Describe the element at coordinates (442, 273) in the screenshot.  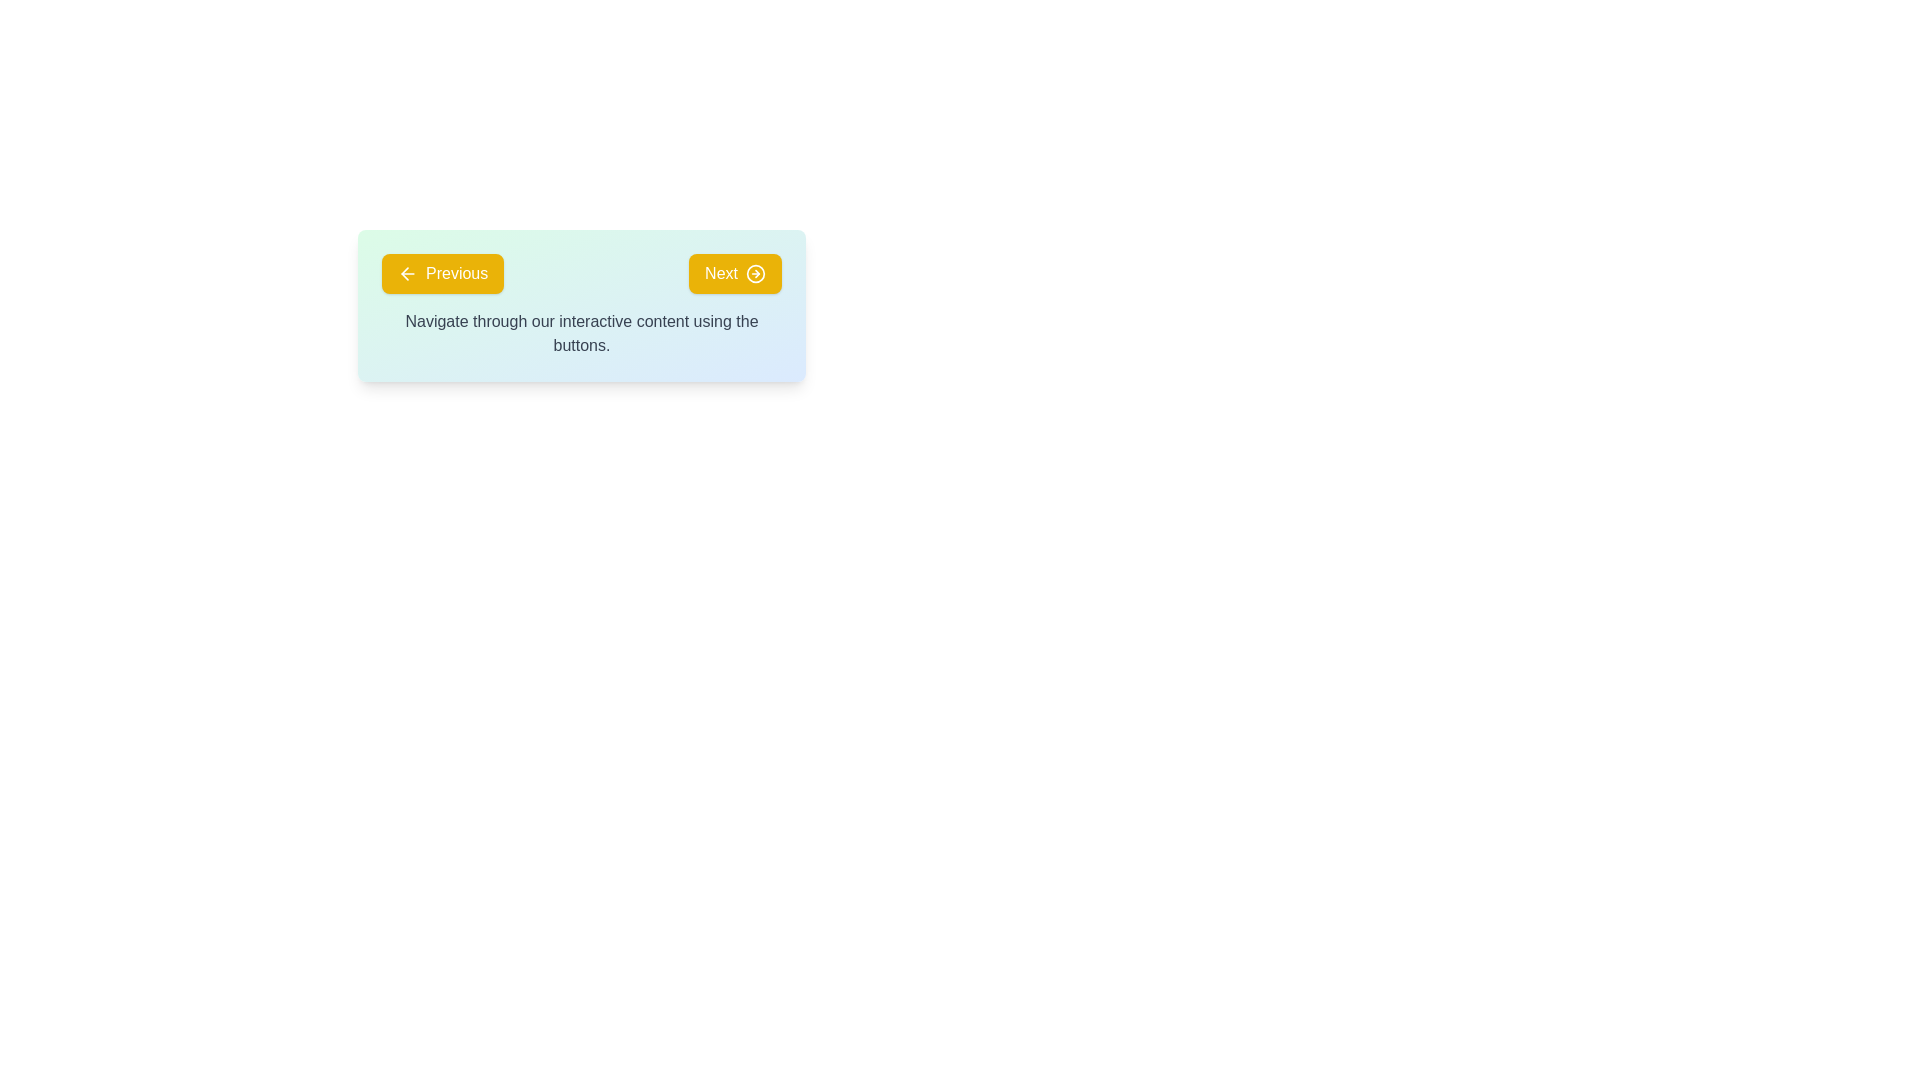
I see `the 'Previous' button located in the top-left quadrant of the interface` at that location.